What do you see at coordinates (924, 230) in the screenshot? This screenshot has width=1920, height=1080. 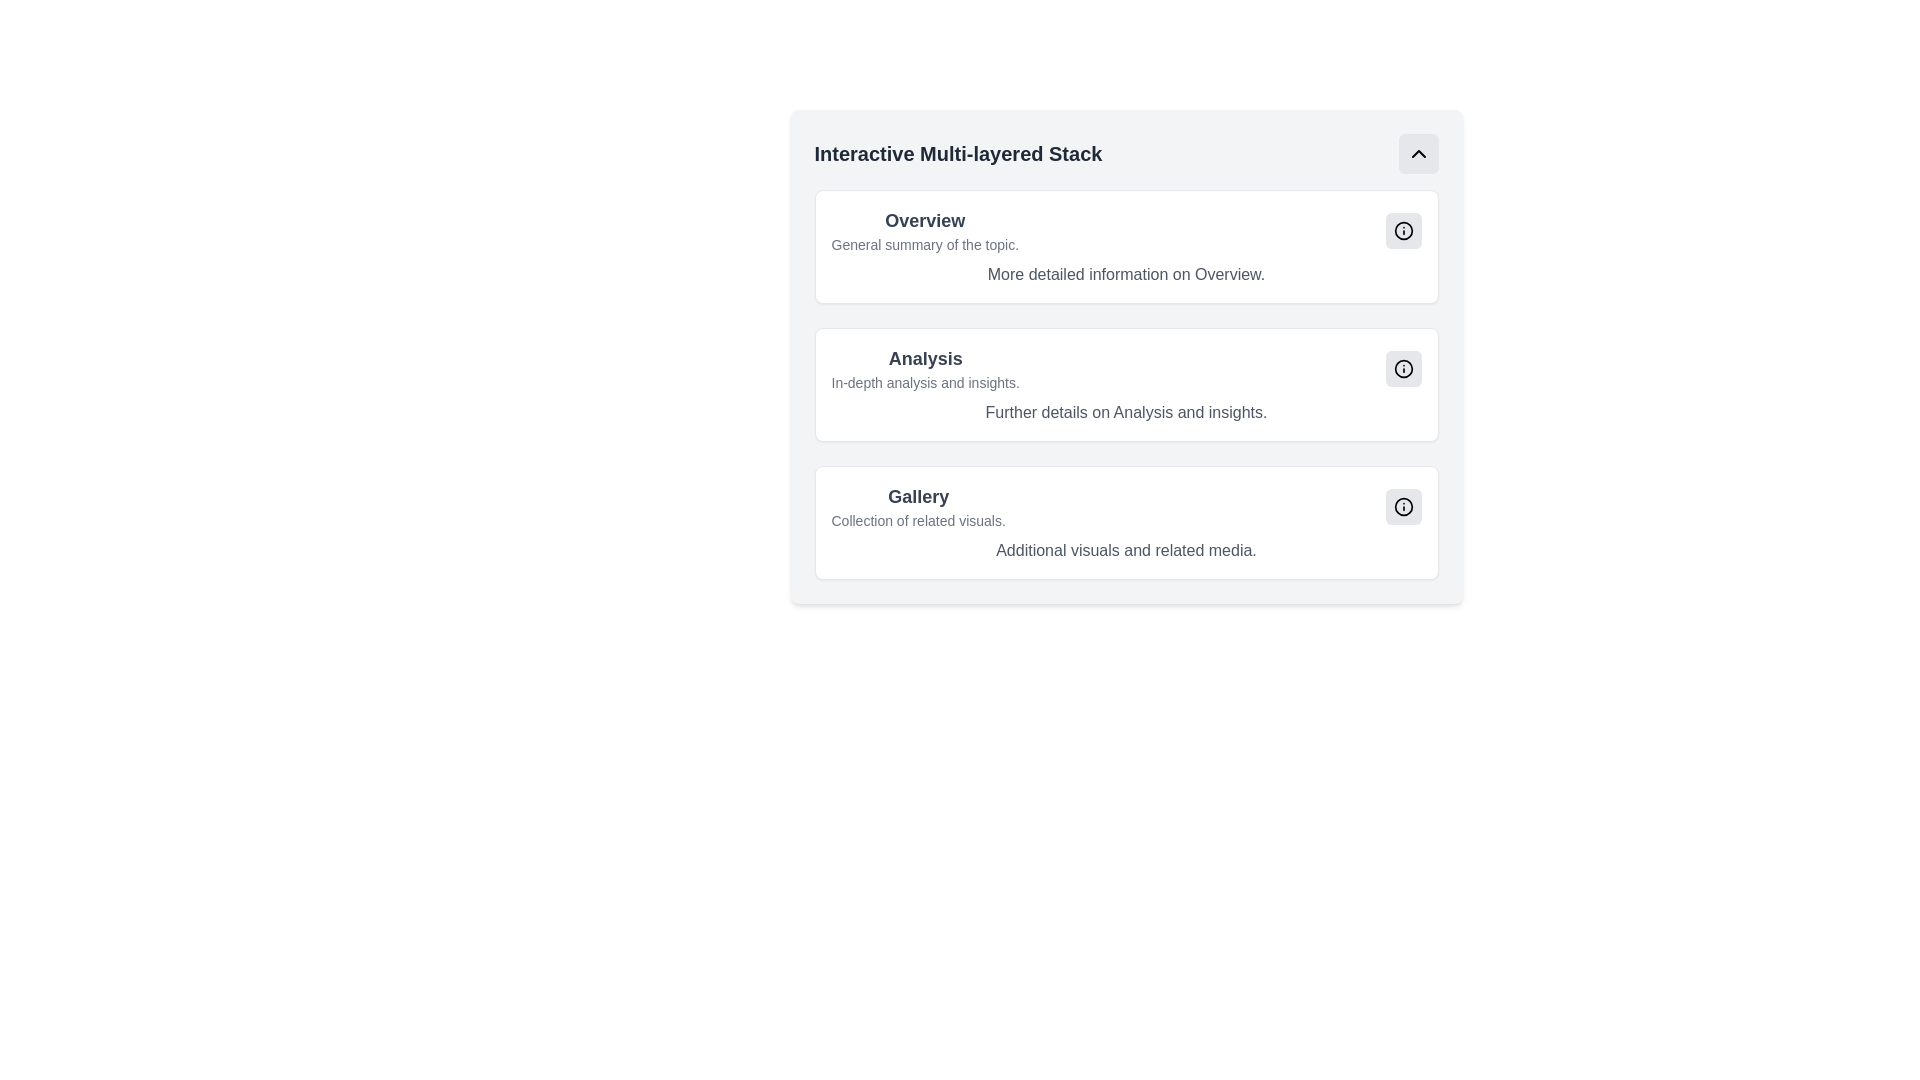 I see `the title and description Text Block located at the top of the 'Interactive Multi-layered Stack' card` at bounding box center [924, 230].